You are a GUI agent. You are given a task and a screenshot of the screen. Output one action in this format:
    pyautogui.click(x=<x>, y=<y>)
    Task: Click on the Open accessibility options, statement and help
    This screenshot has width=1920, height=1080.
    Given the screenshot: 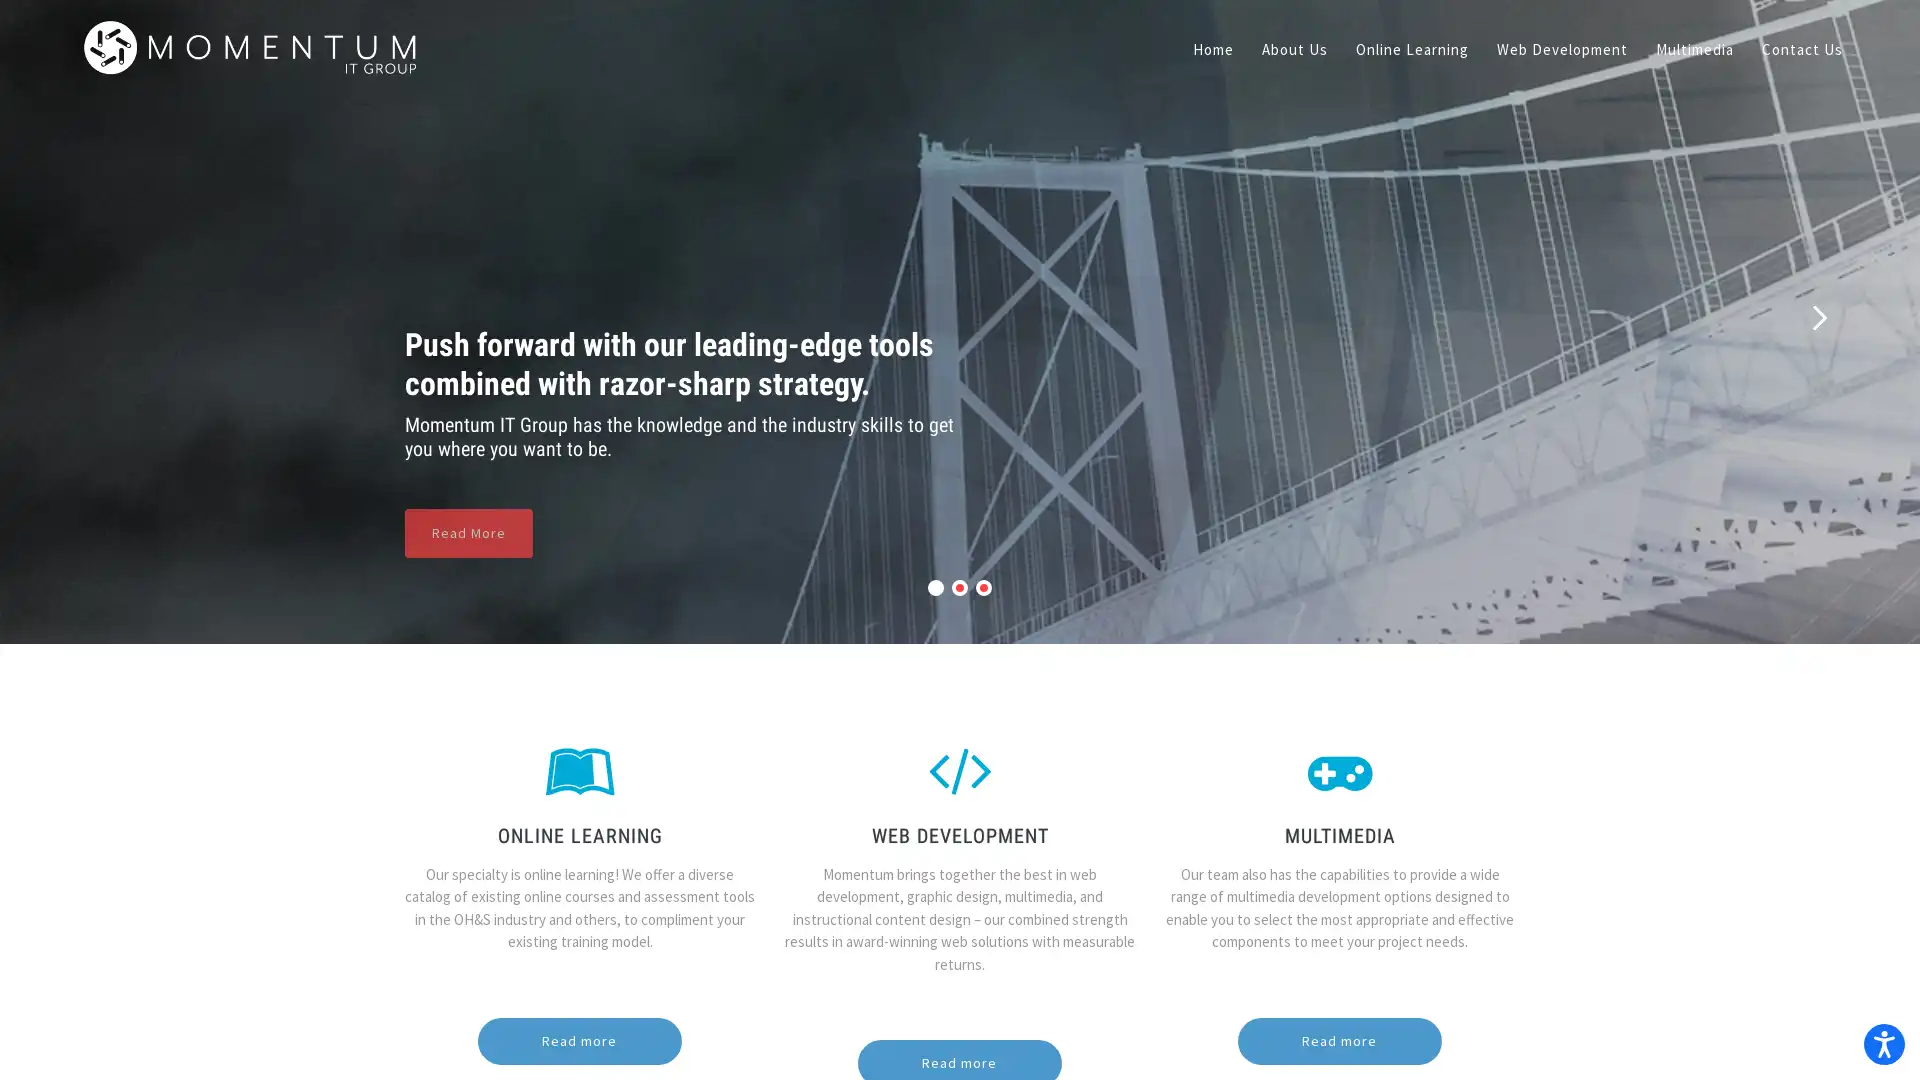 What is the action you would take?
    pyautogui.click(x=1876, y=1036)
    